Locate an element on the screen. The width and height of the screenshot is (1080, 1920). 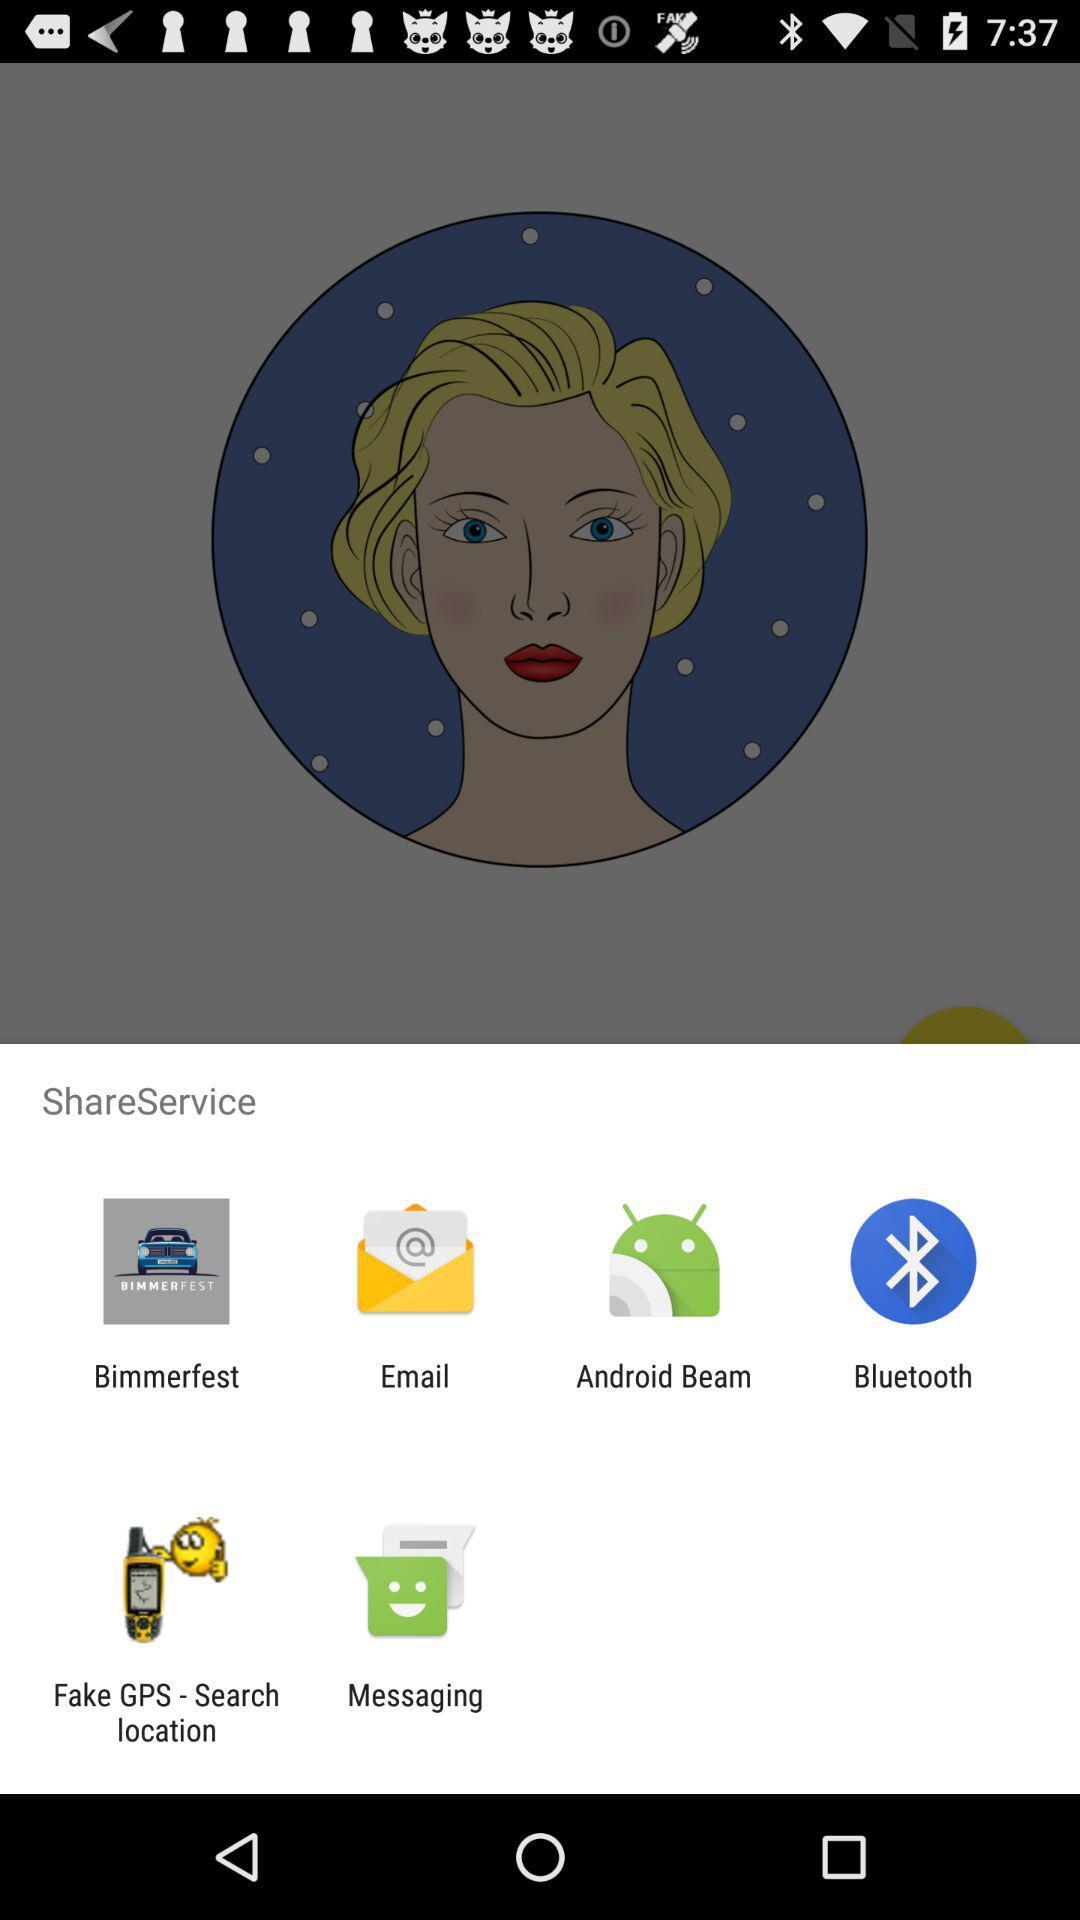
the icon next to the bimmerfest icon is located at coordinates (414, 1392).